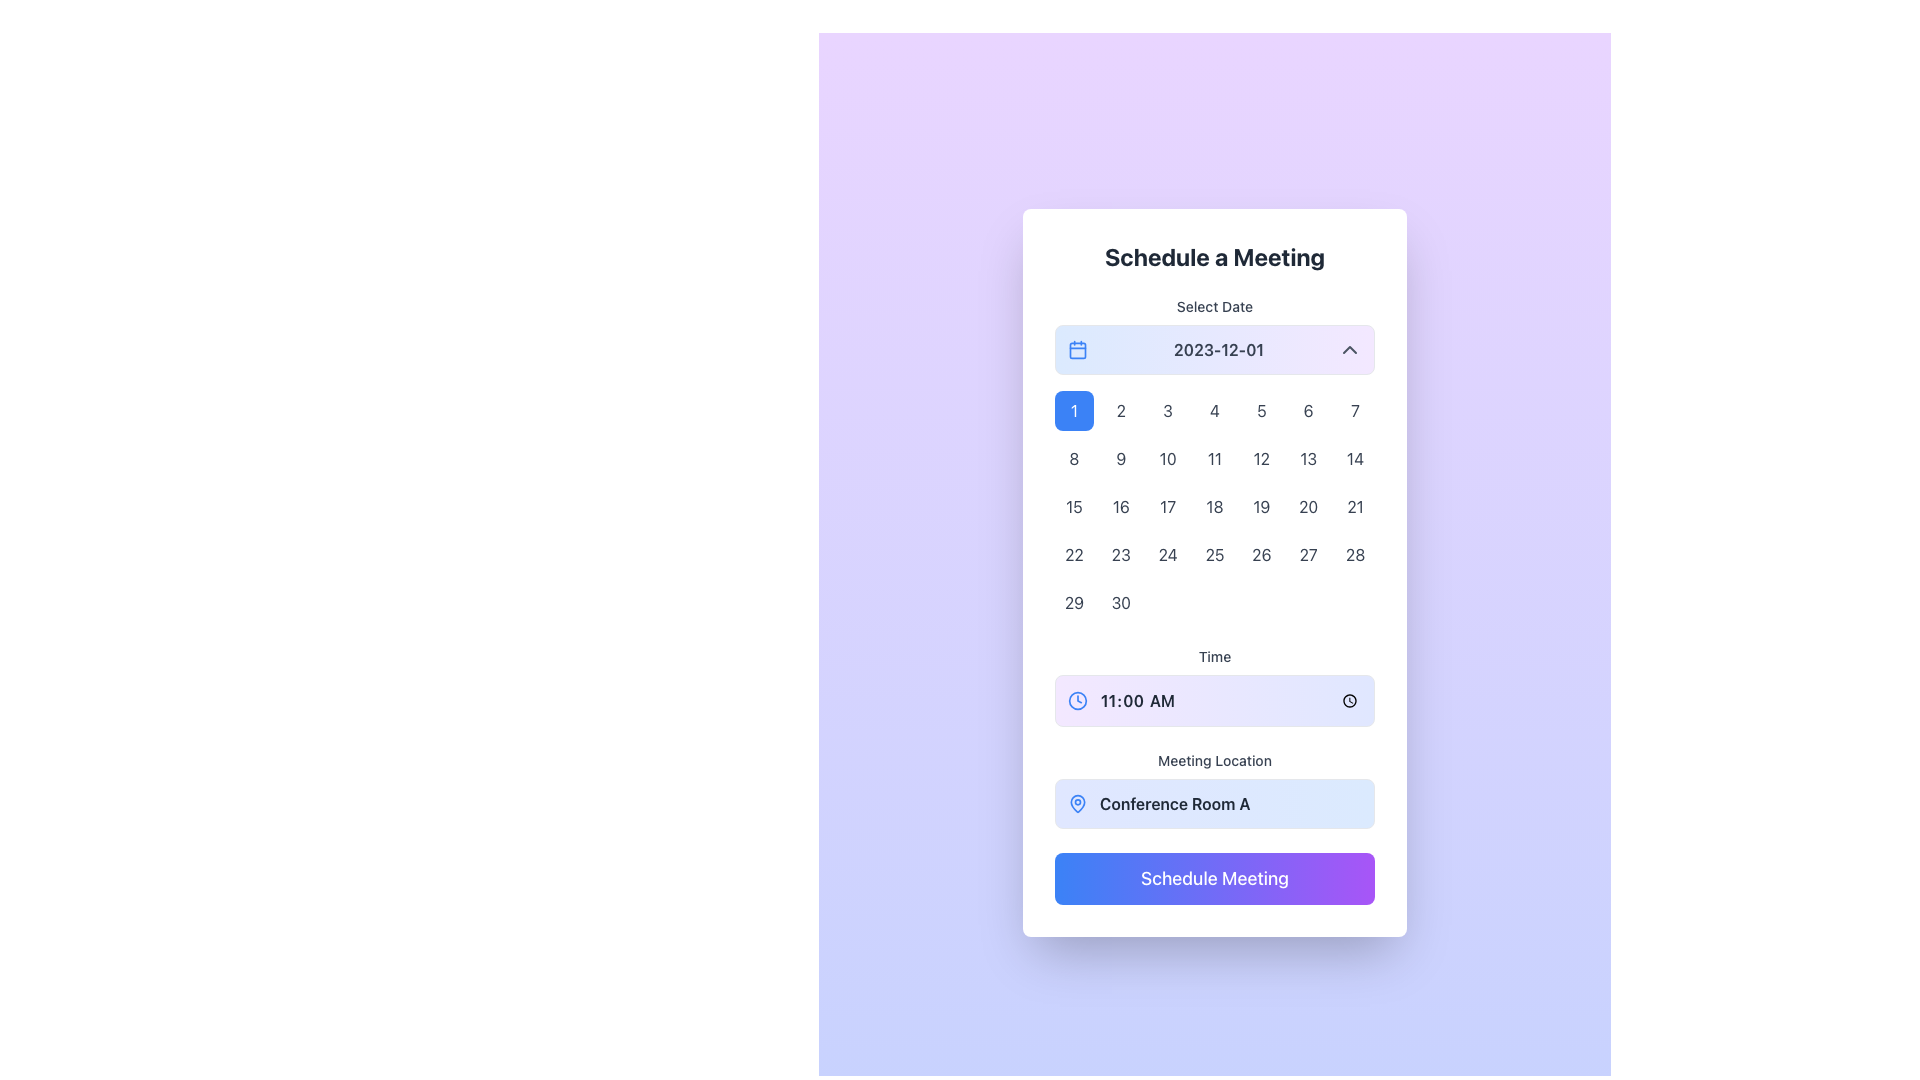 The width and height of the screenshot is (1920, 1080). Describe the element at coordinates (1213, 789) in the screenshot. I see `on the text field displaying 'Conference Room A'` at that location.